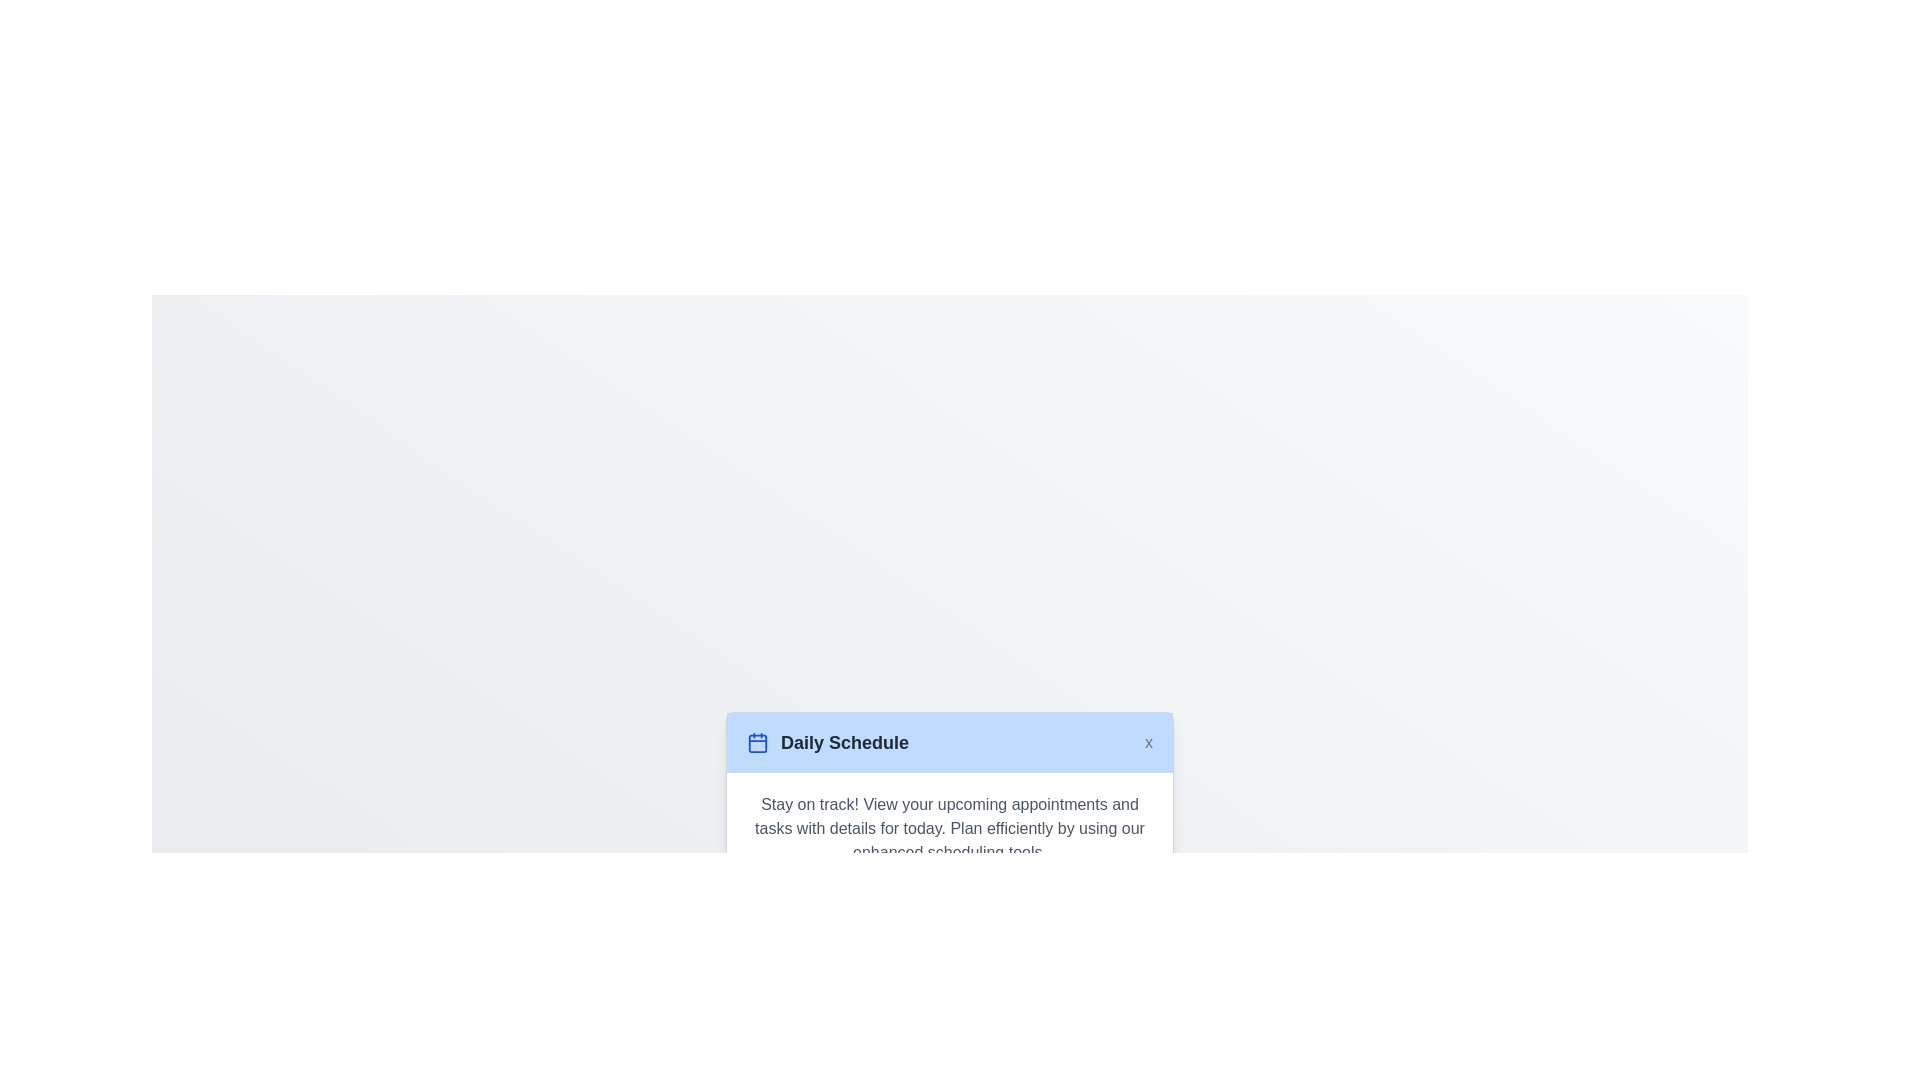 Image resolution: width=1920 pixels, height=1080 pixels. Describe the element at coordinates (844, 742) in the screenshot. I see `text label indicating 'Daily Schedule', which serves as a title or header in the medium-upper area of the interface section` at that location.